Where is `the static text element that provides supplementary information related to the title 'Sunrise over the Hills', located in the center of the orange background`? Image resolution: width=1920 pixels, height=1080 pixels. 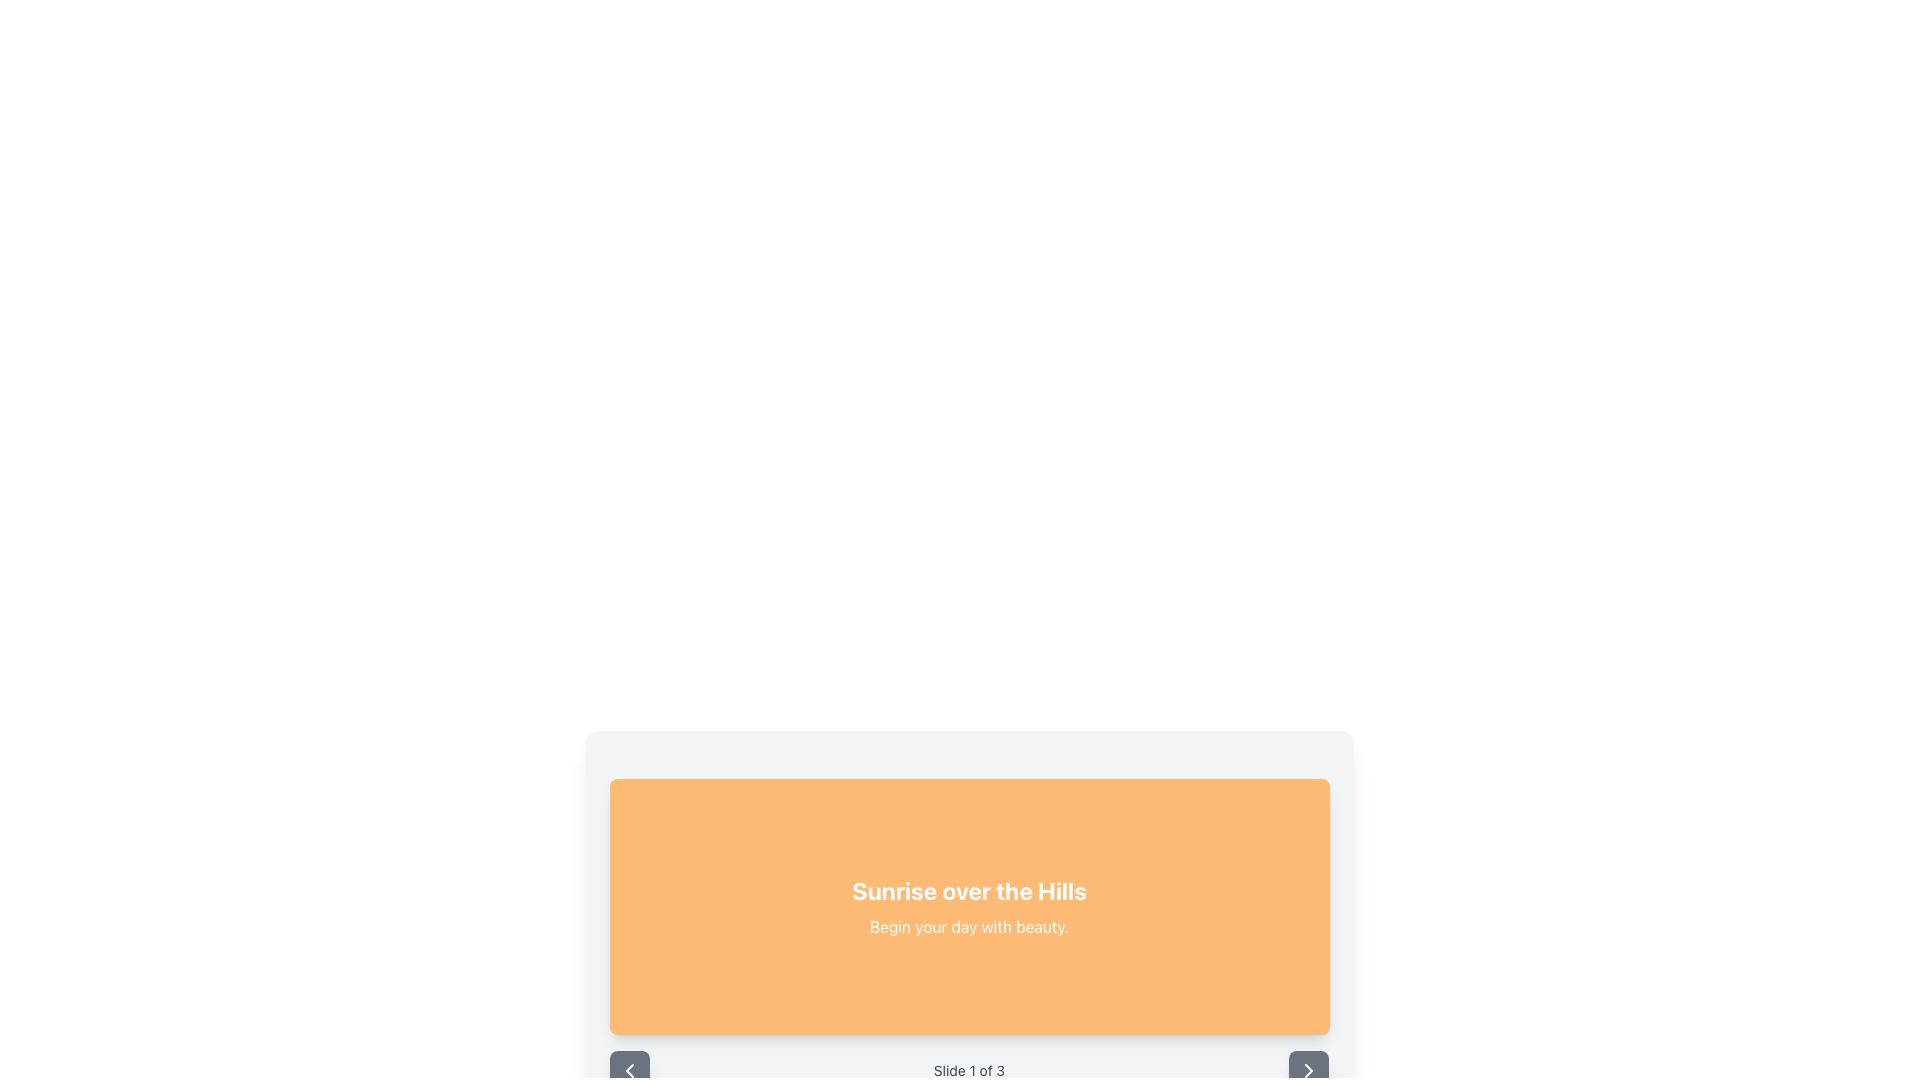
the static text element that provides supplementary information related to the title 'Sunrise over the Hills', located in the center of the orange background is located at coordinates (969, 926).